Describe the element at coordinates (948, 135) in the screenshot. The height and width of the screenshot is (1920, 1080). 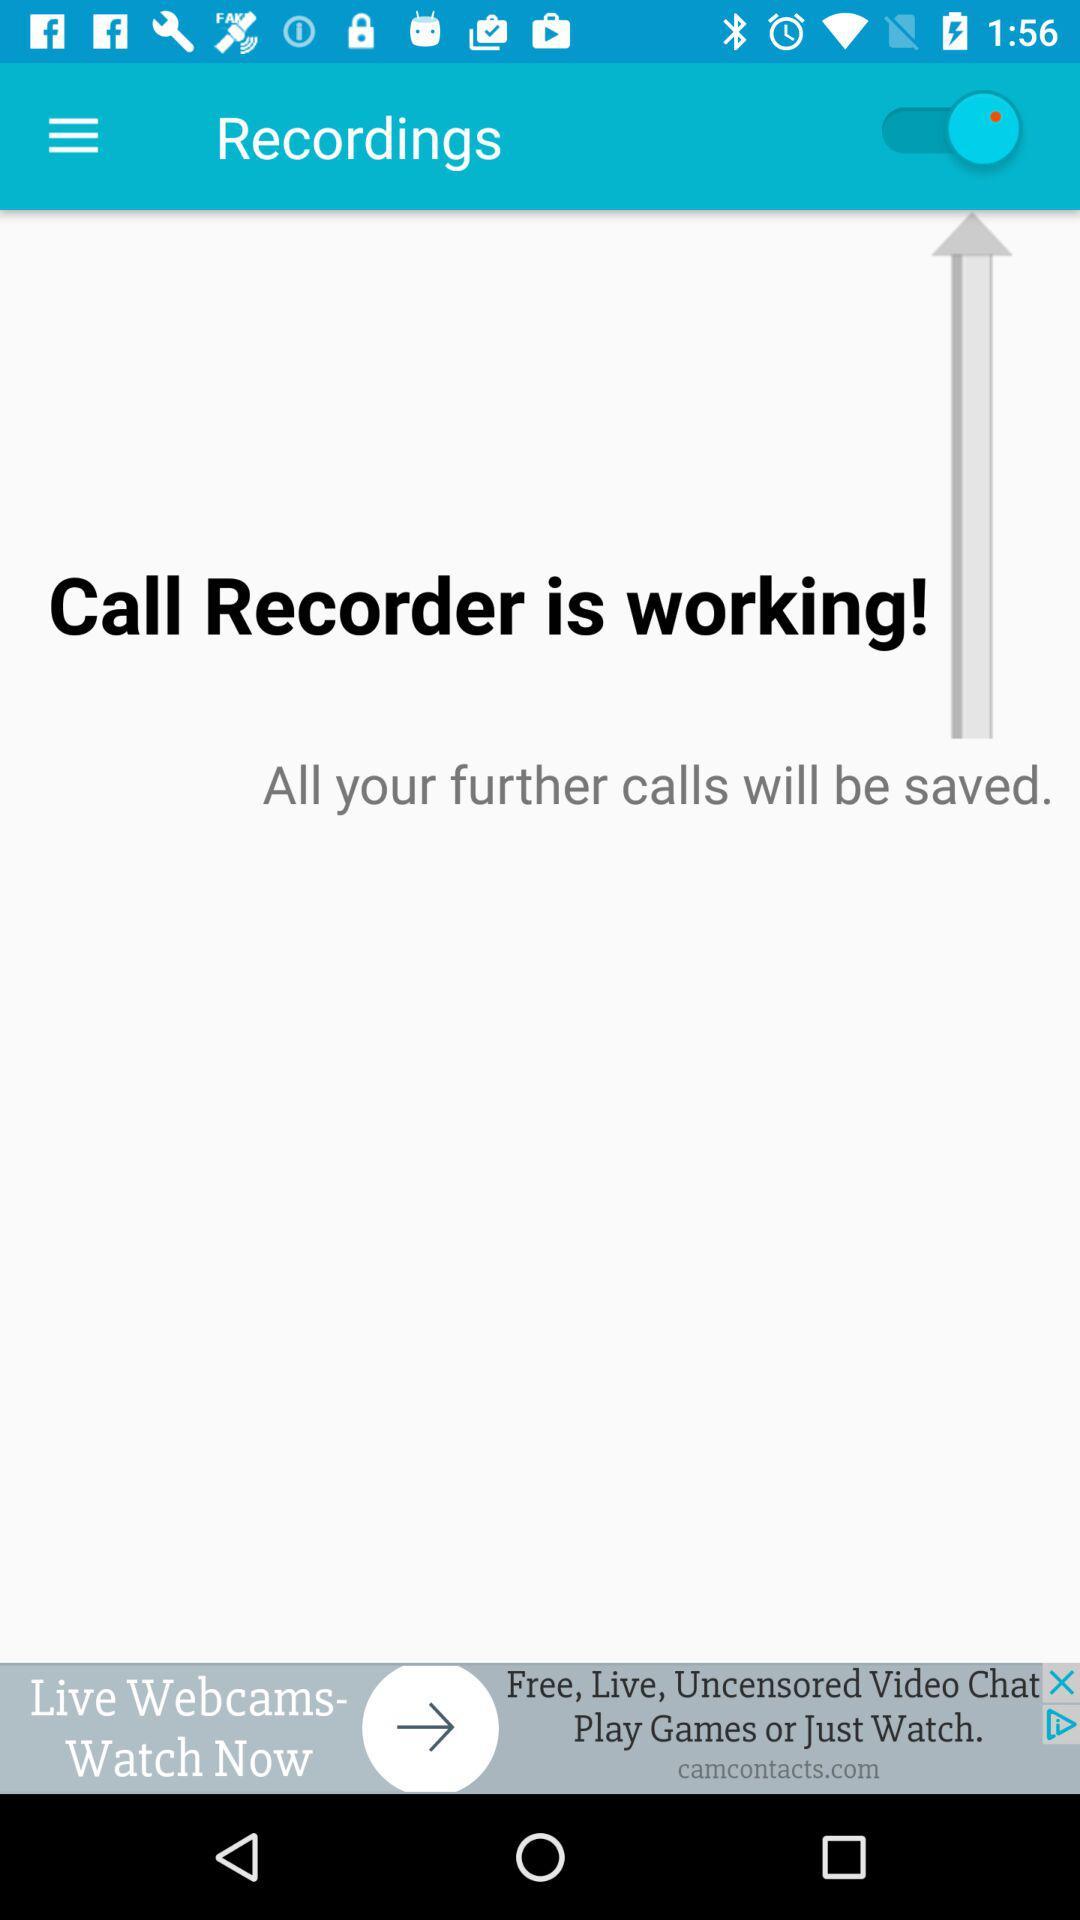
I see `on and off` at that location.